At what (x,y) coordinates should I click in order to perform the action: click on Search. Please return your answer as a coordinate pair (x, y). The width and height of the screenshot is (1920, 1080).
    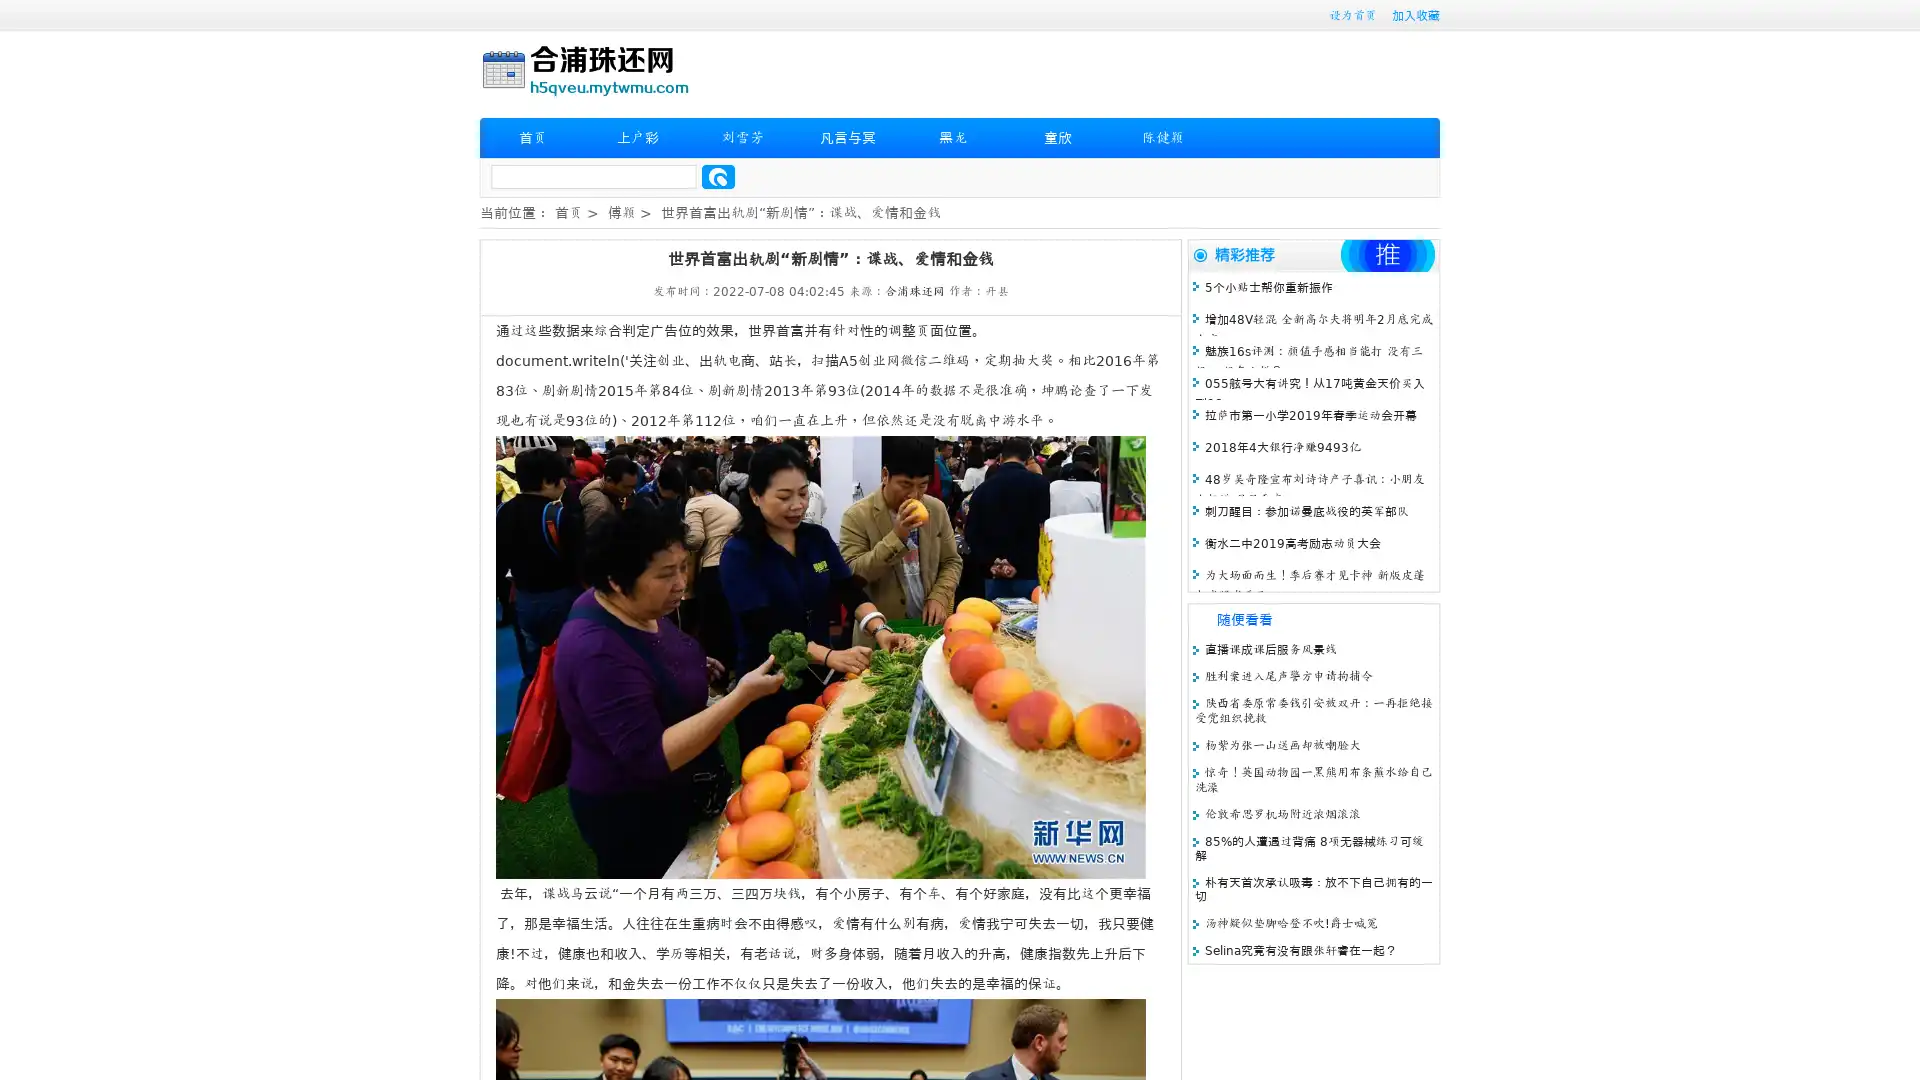
    Looking at the image, I should click on (718, 176).